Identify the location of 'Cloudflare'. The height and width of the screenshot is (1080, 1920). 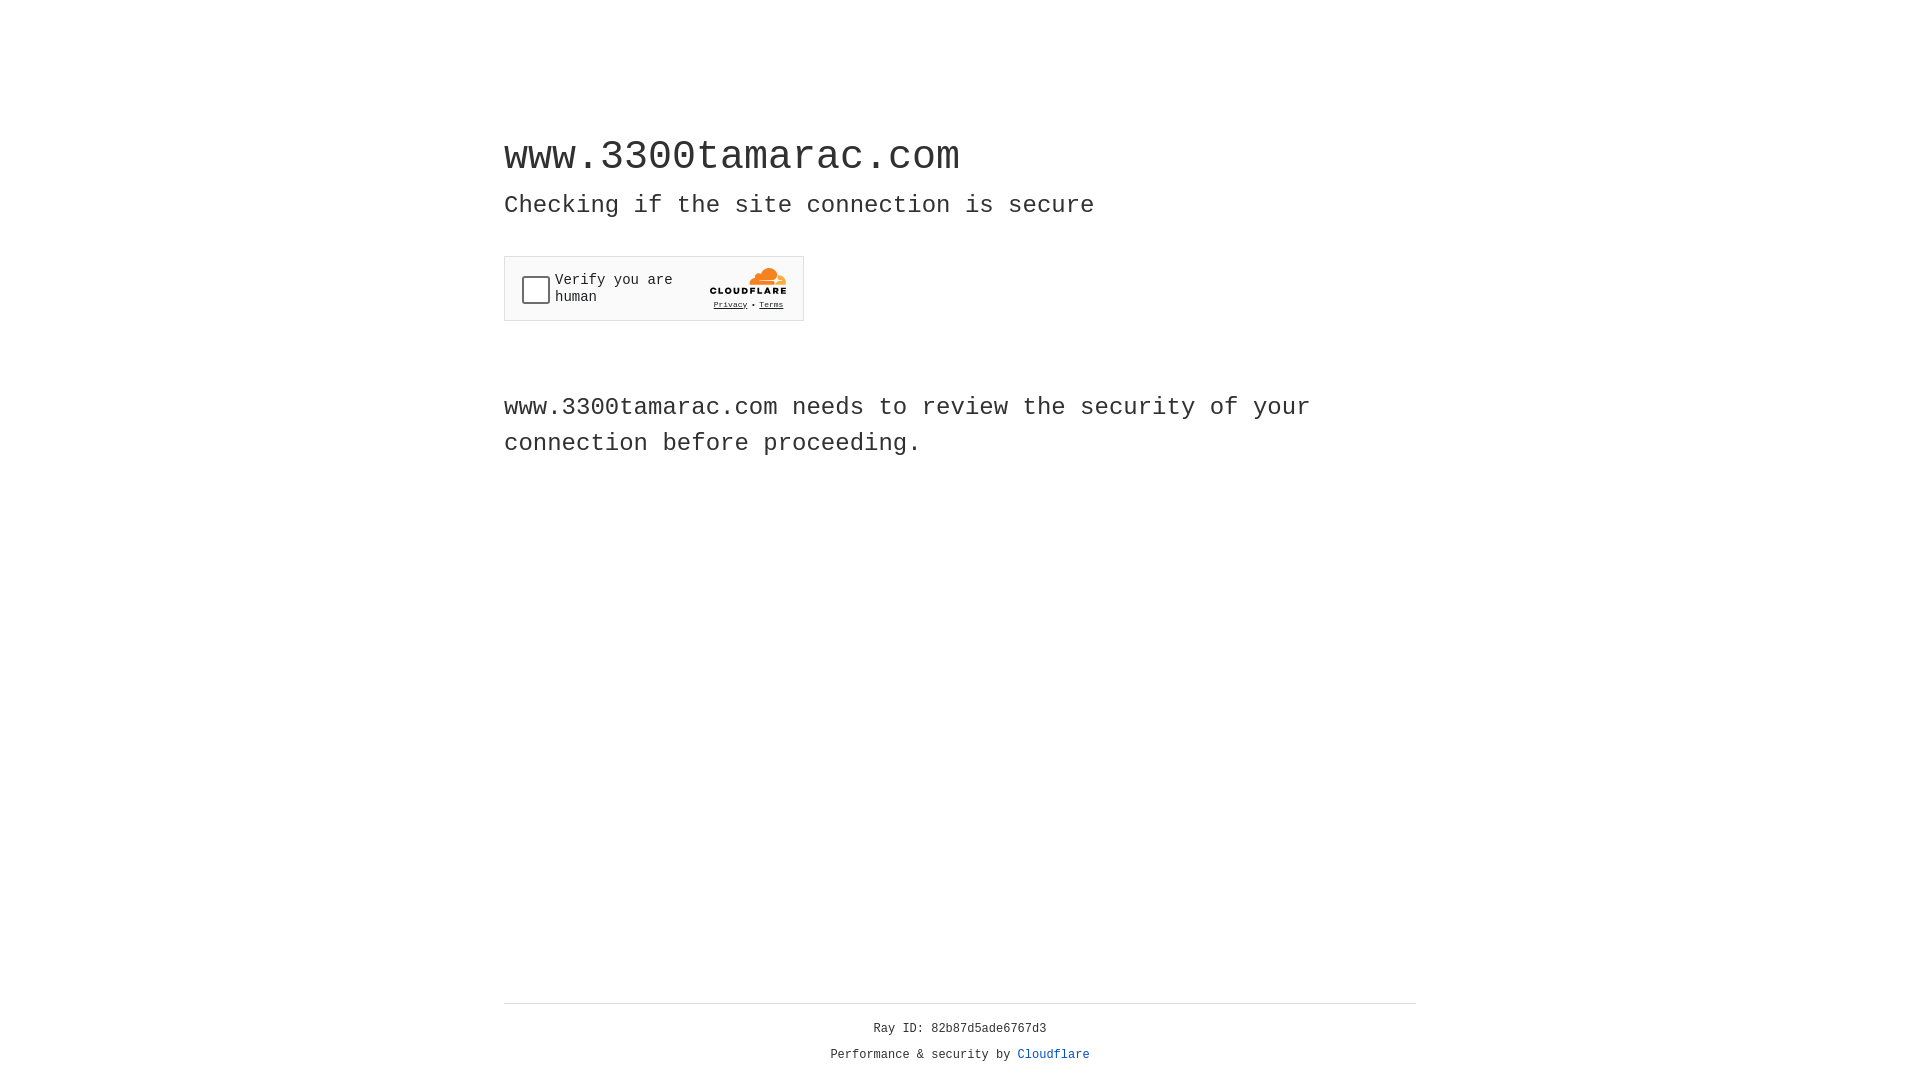
(1053, 1054).